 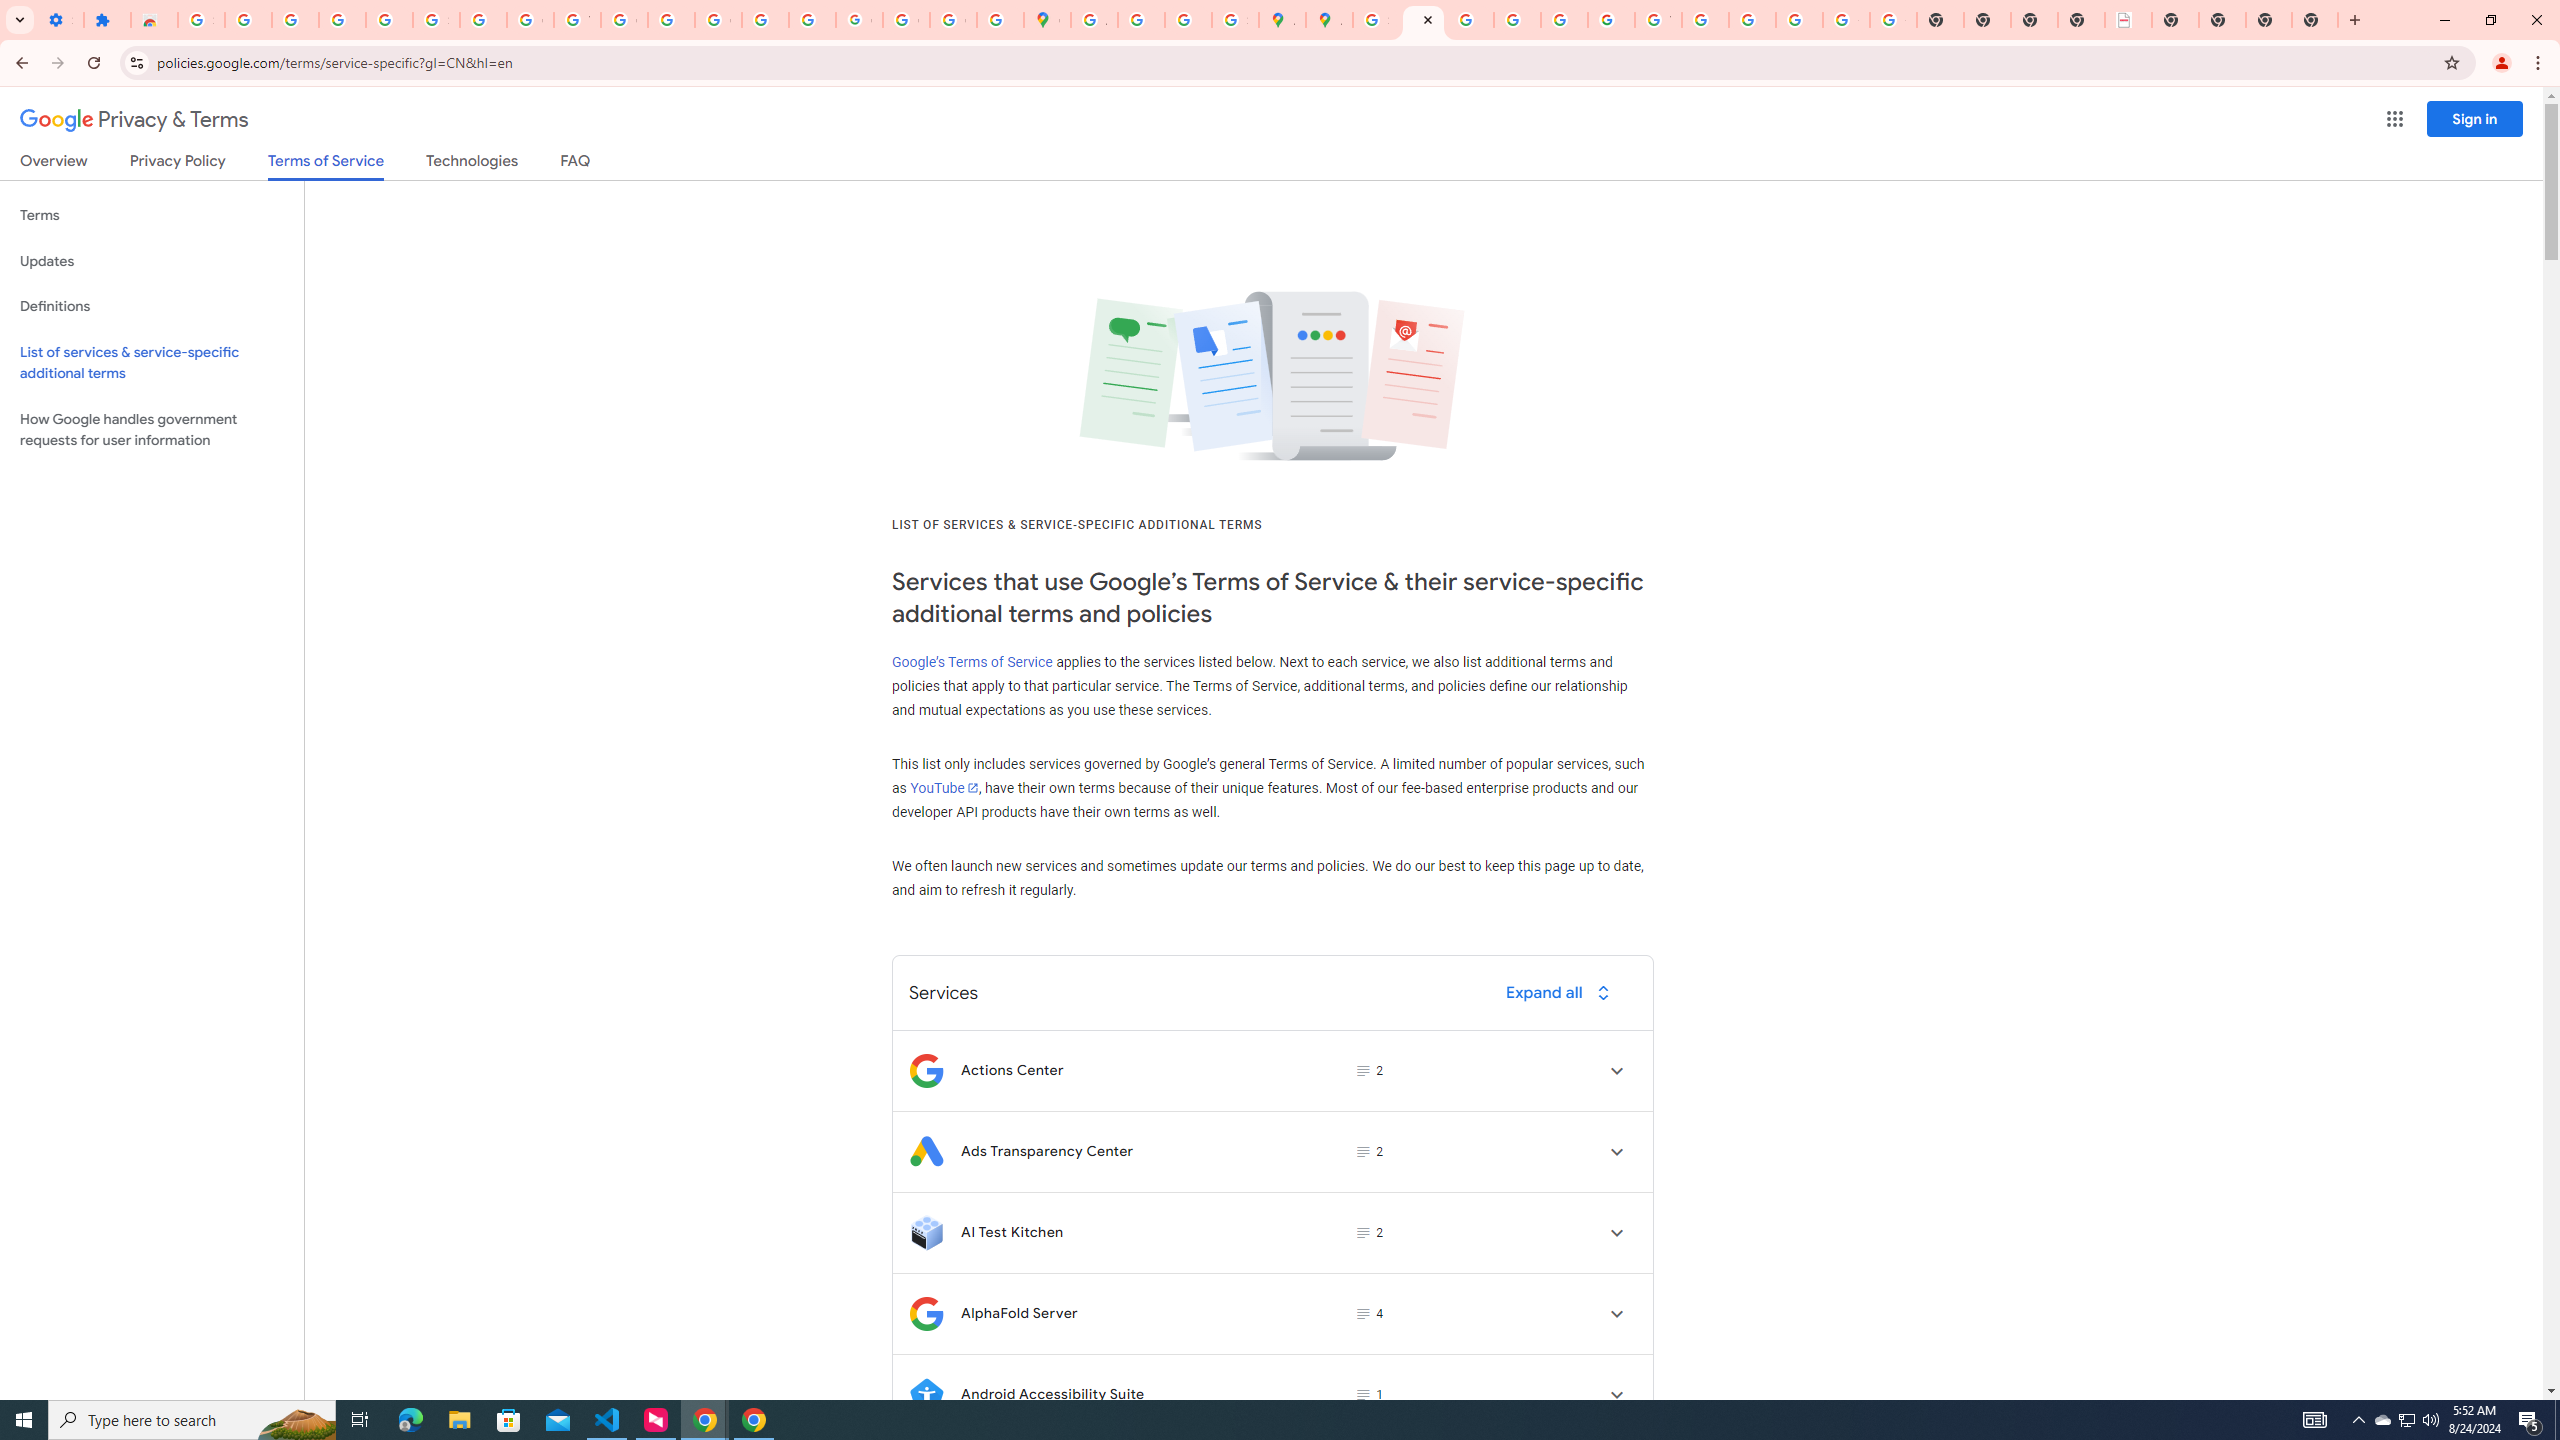 What do you see at coordinates (1047, 19) in the screenshot?
I see `'Google Maps'` at bounding box center [1047, 19].